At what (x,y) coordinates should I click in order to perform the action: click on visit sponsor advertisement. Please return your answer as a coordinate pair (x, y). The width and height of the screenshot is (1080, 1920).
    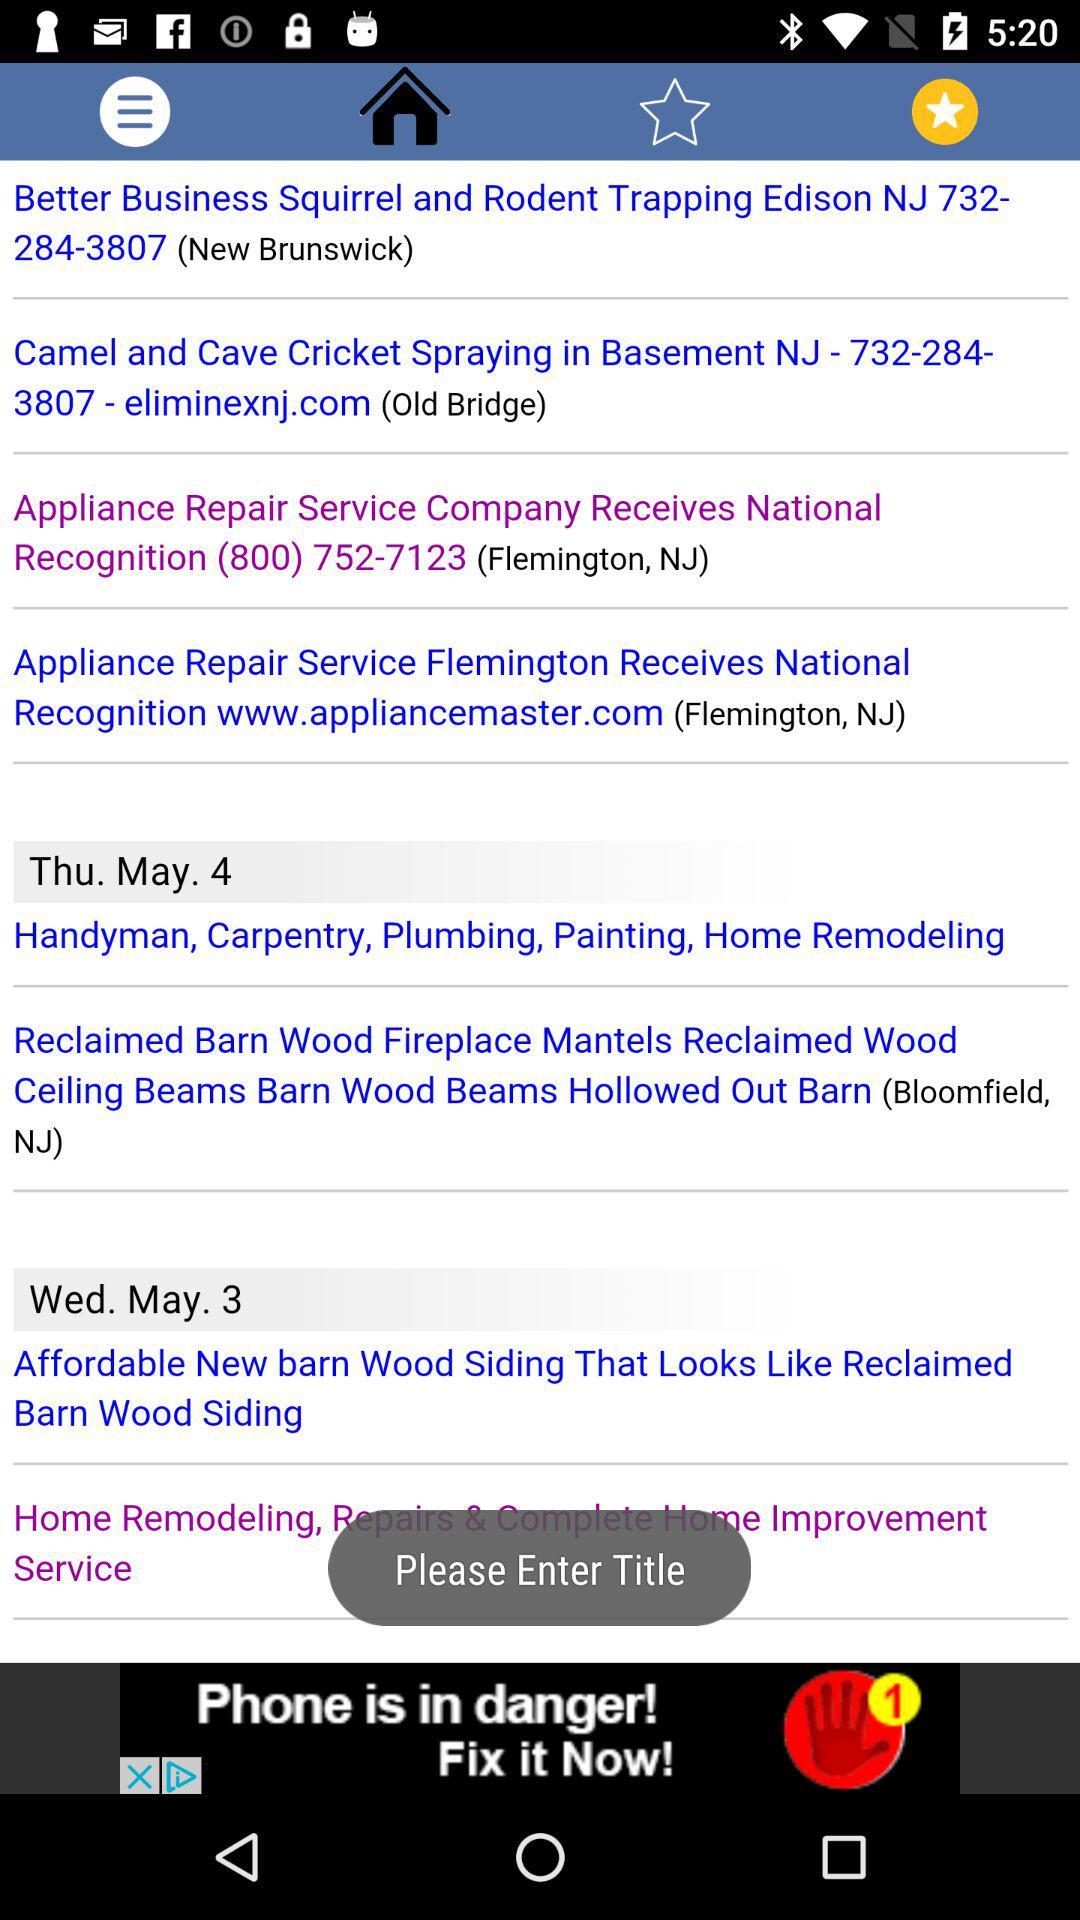
    Looking at the image, I should click on (540, 1727).